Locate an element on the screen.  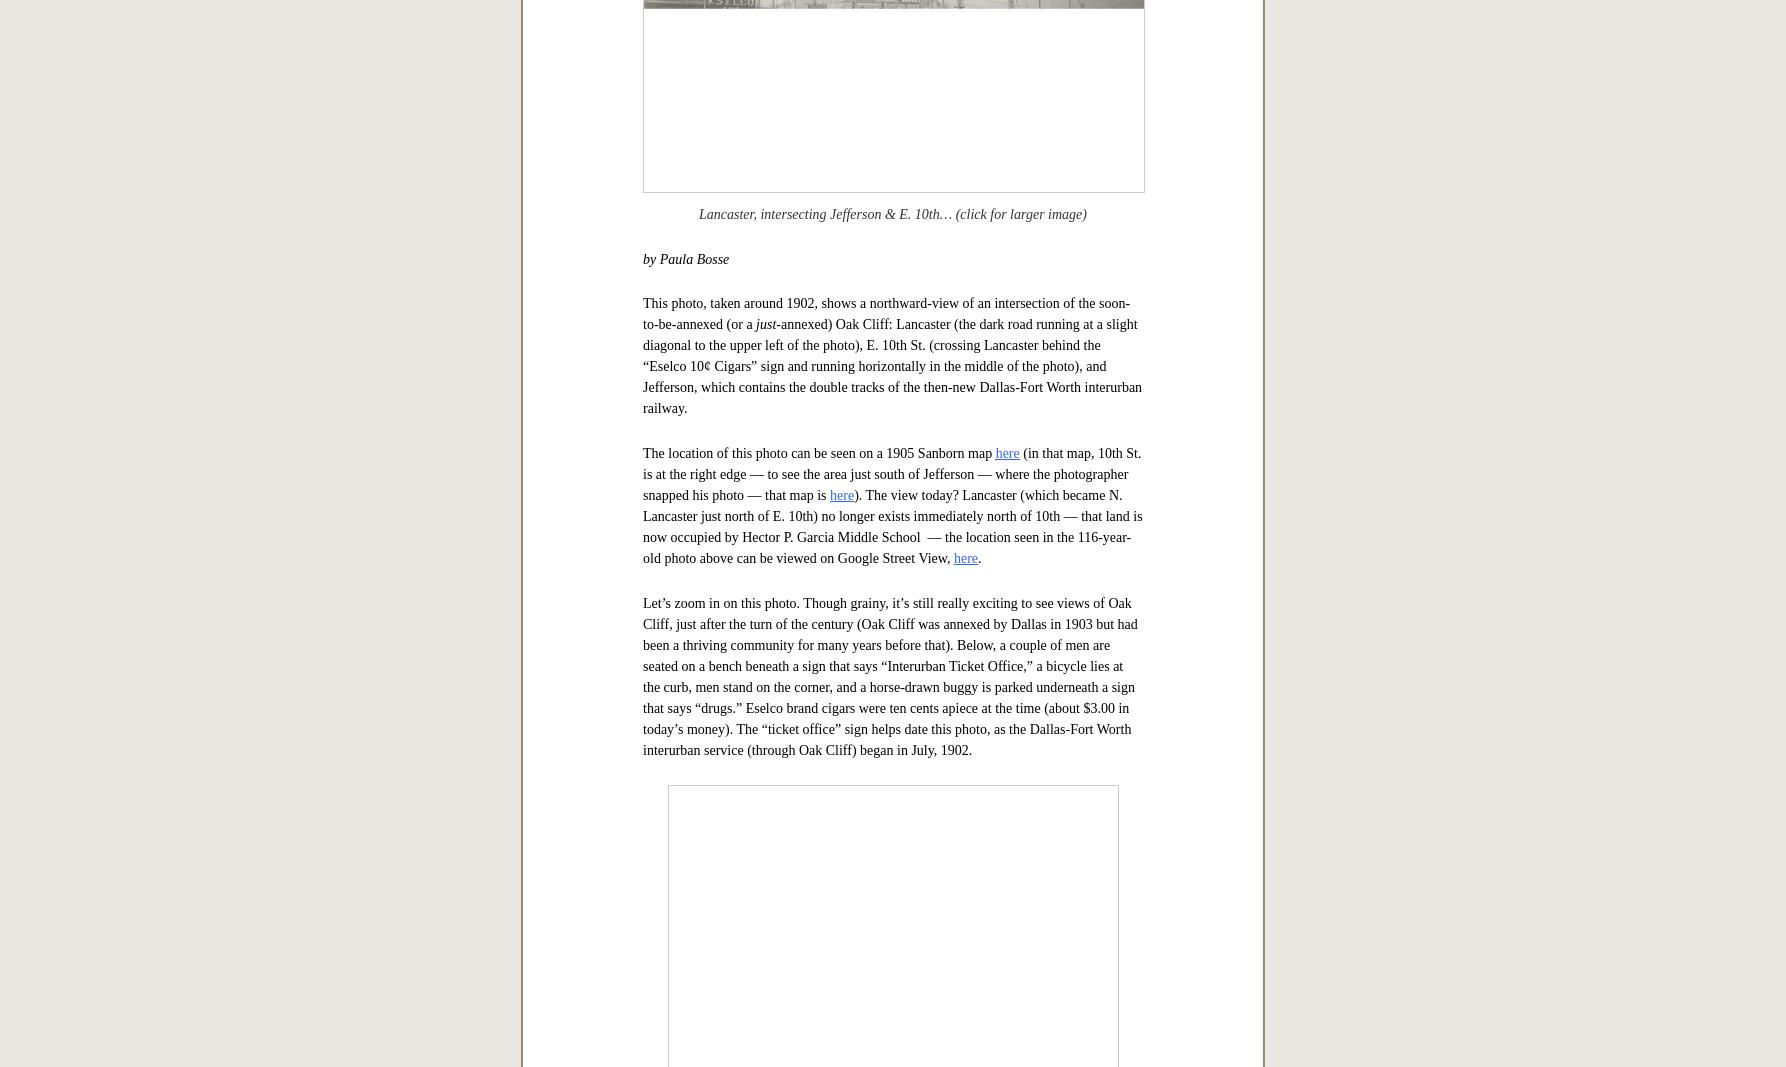
'Copyright © 2018 Paula Bosse. All Rights Reserved.' is located at coordinates (891, 90).